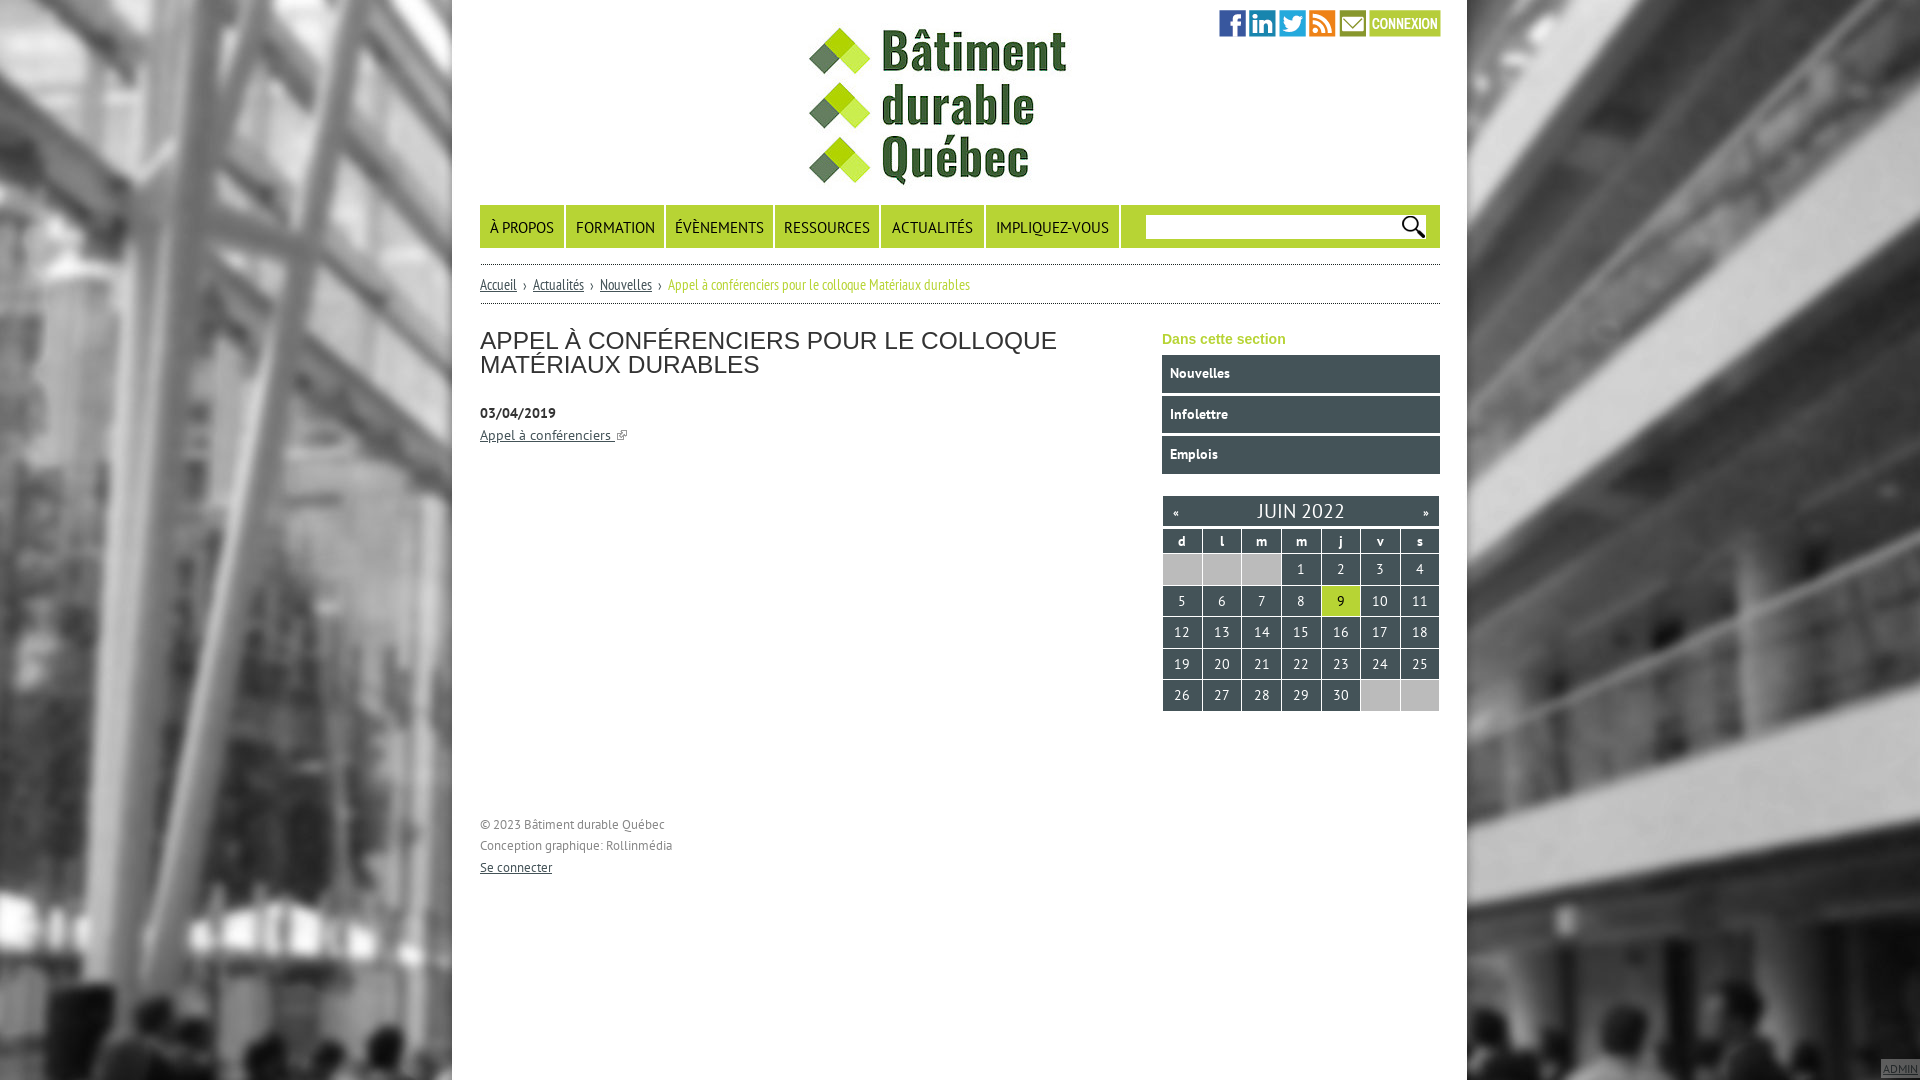 This screenshot has width=1920, height=1080. I want to click on 'IMPLIQUEZ-VOUS', so click(985, 225).